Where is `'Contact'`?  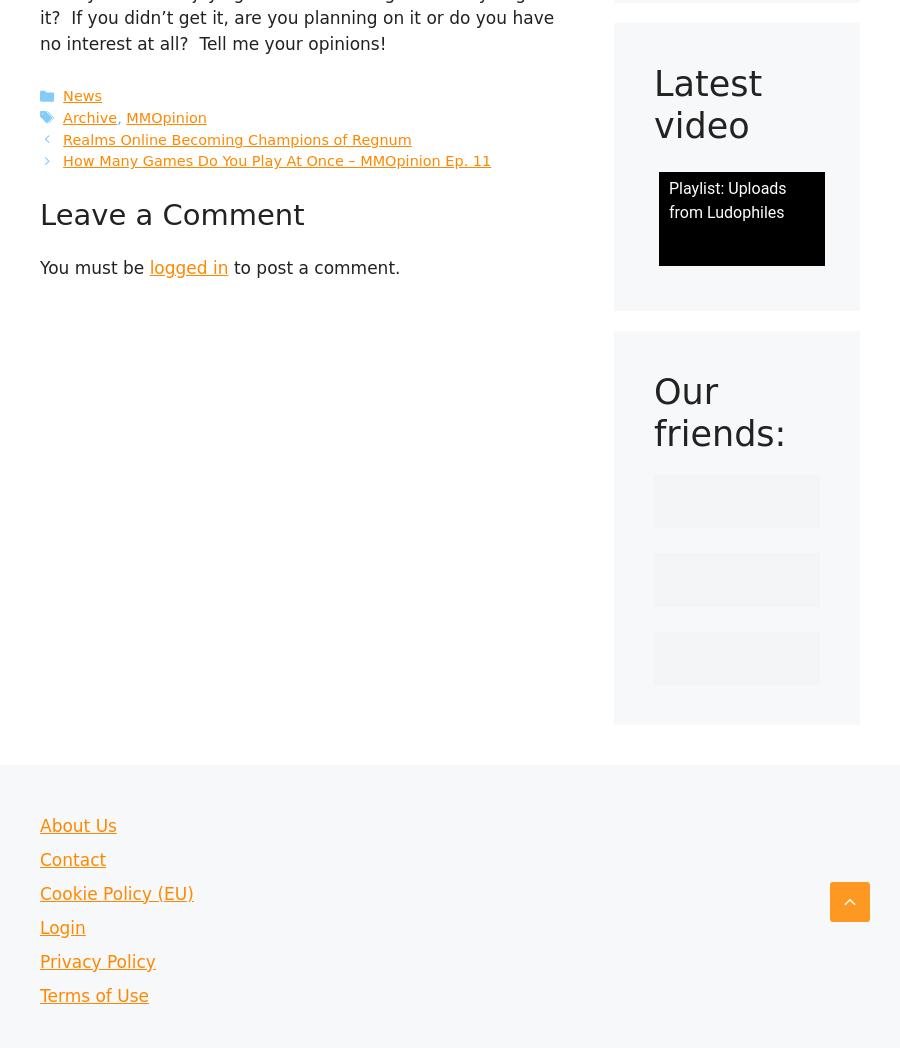 'Contact' is located at coordinates (38, 859).